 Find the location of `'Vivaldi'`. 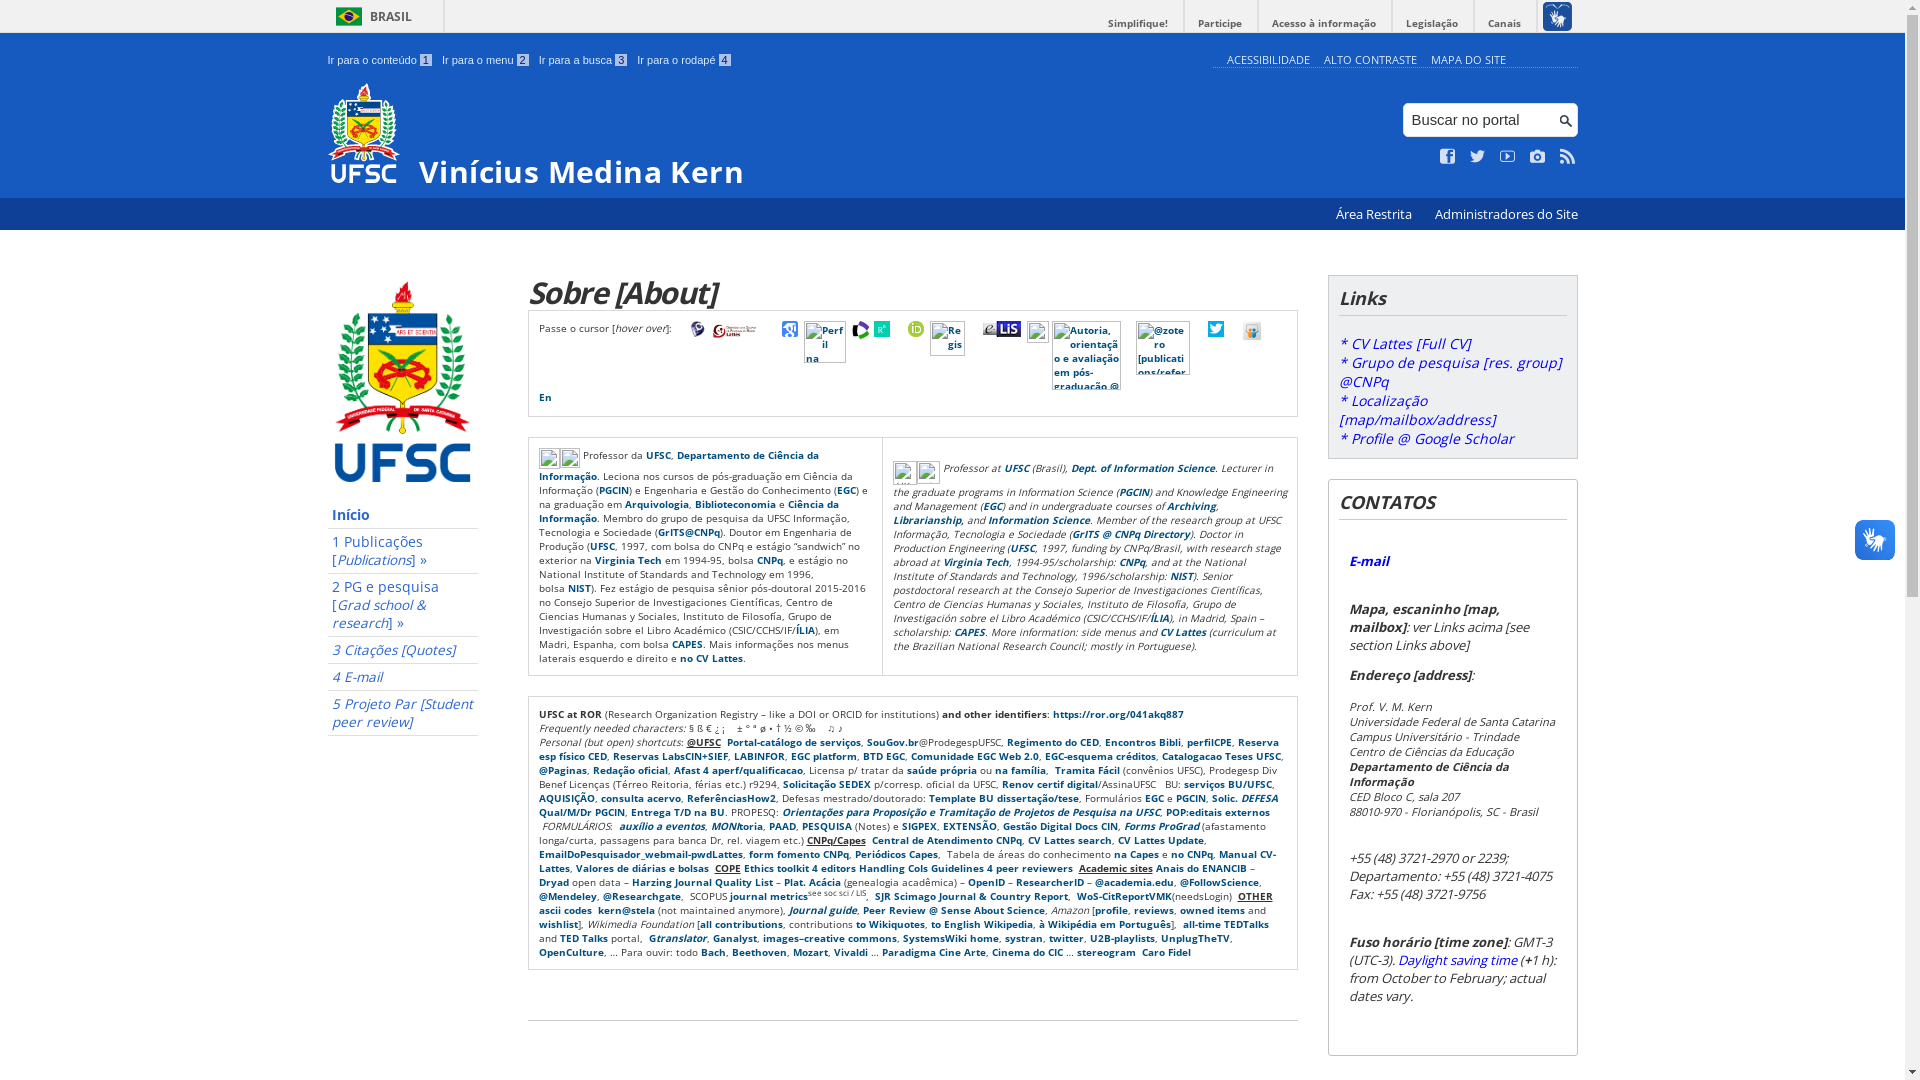

'Vivaldi' is located at coordinates (850, 951).